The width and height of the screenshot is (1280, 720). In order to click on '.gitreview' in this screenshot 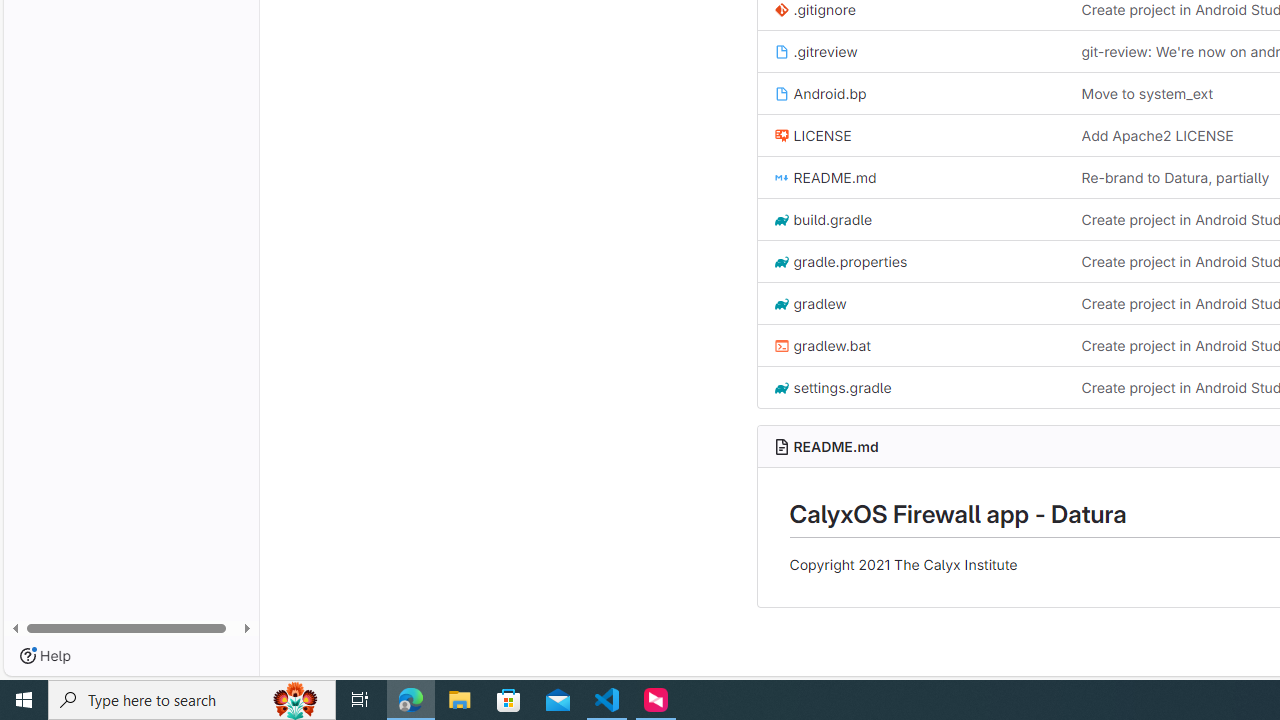, I will do `click(815, 50)`.